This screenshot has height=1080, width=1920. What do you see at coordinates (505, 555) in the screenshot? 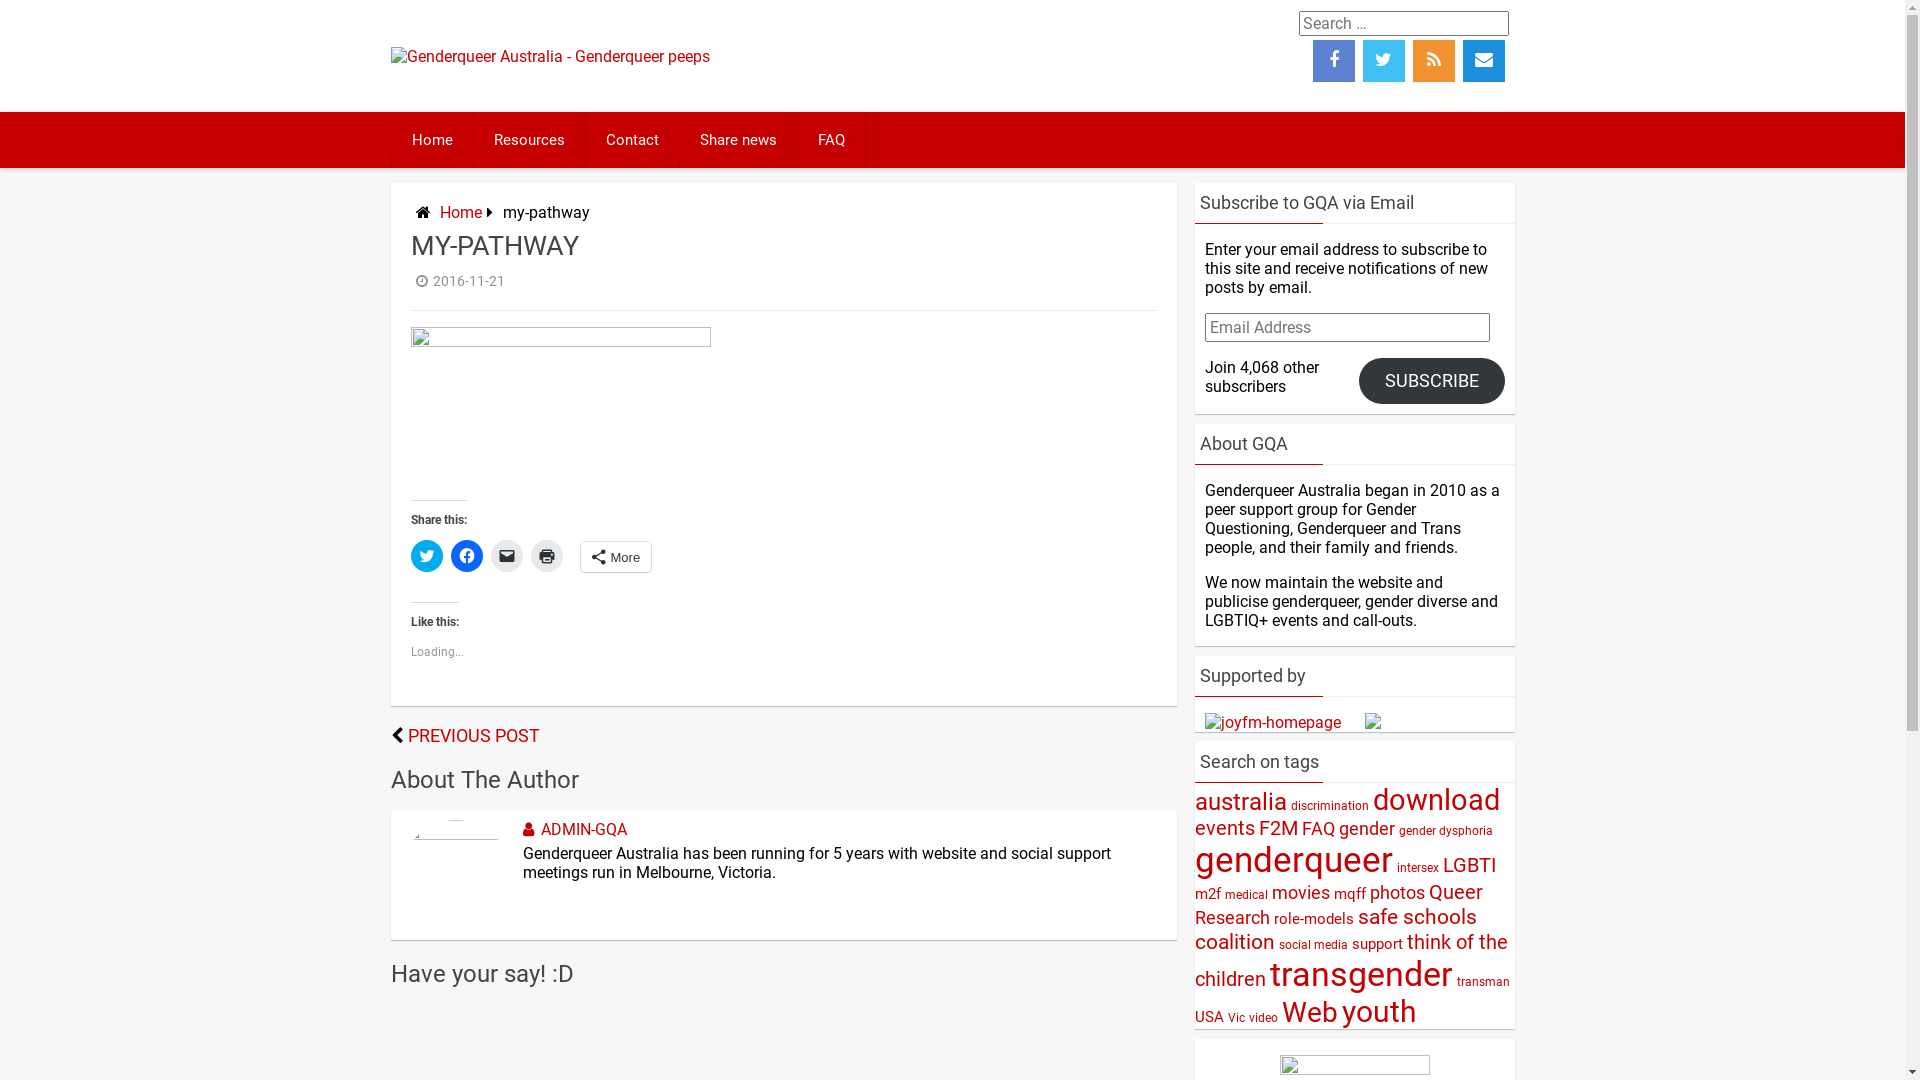
I see `'Click to email a link to a friend (Opens in new window)'` at bounding box center [505, 555].